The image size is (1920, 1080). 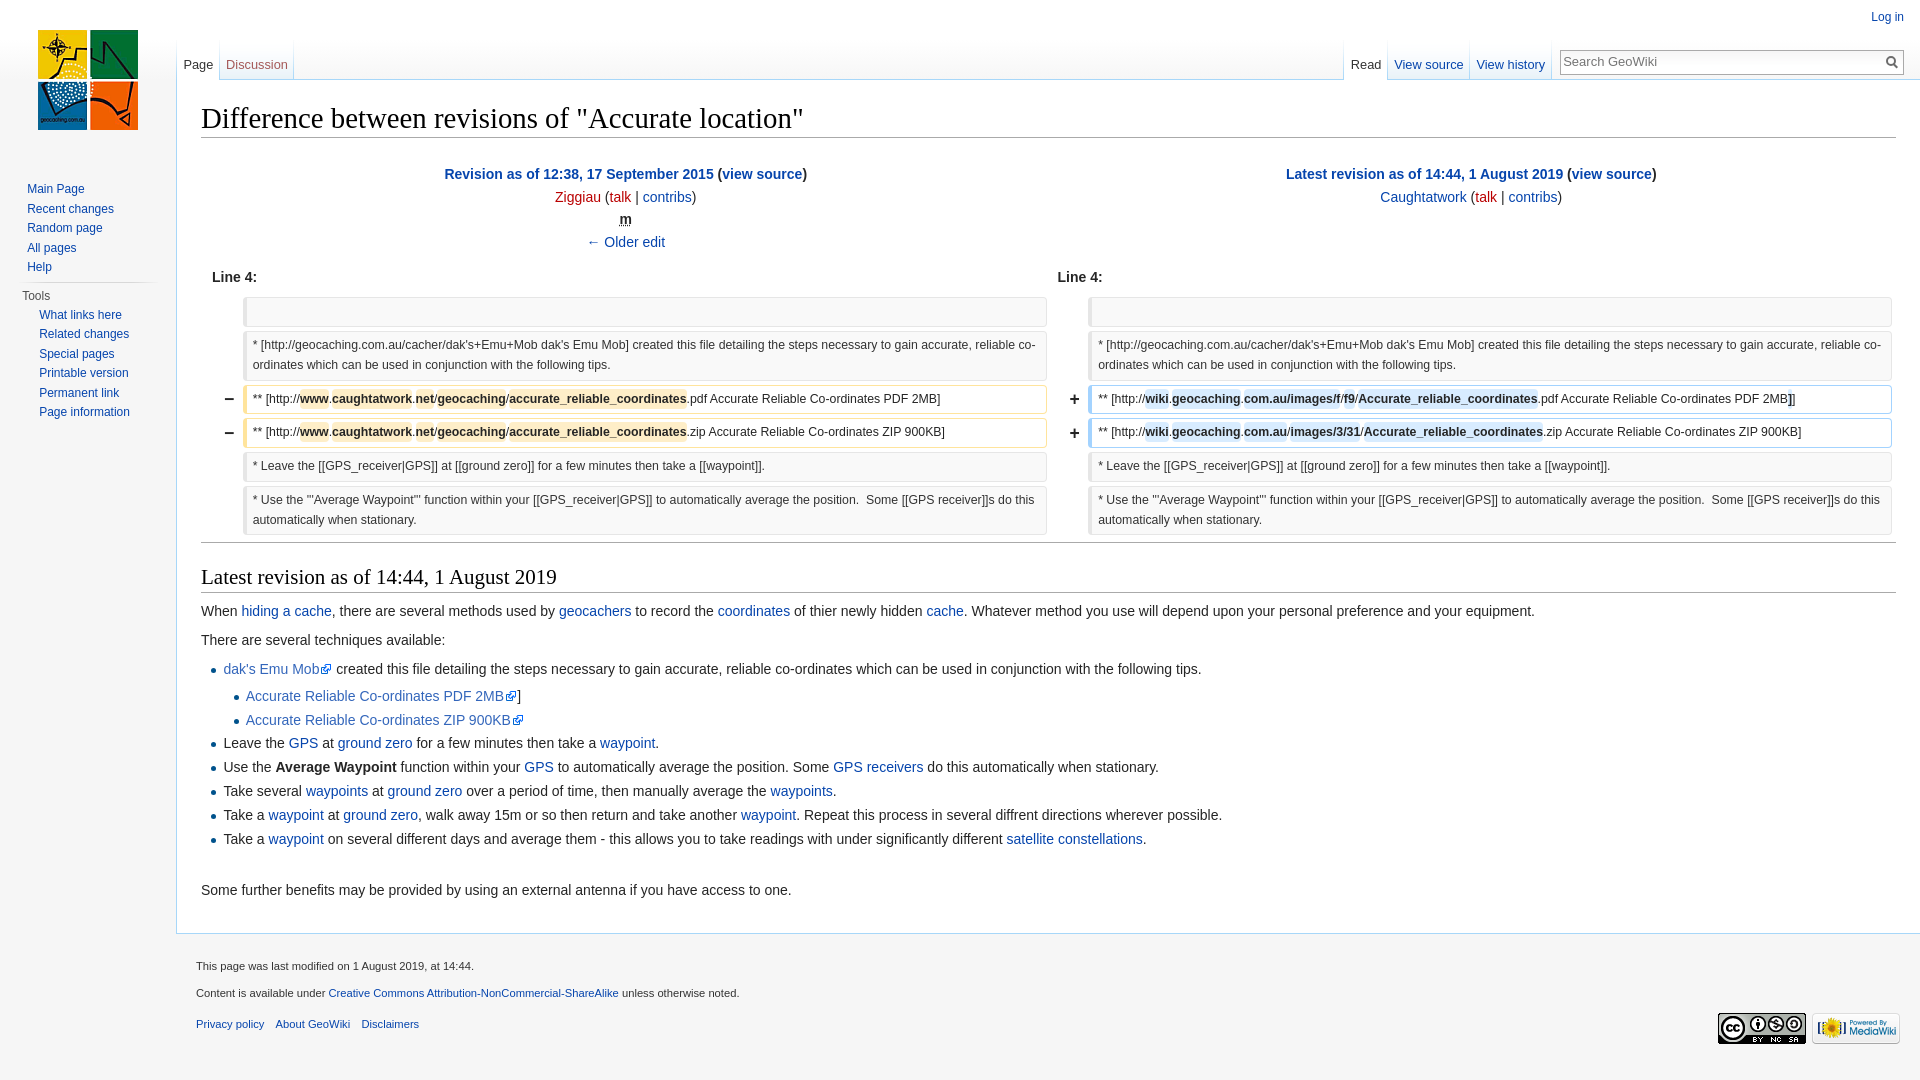 I want to click on 'Page information', so click(x=83, y=411).